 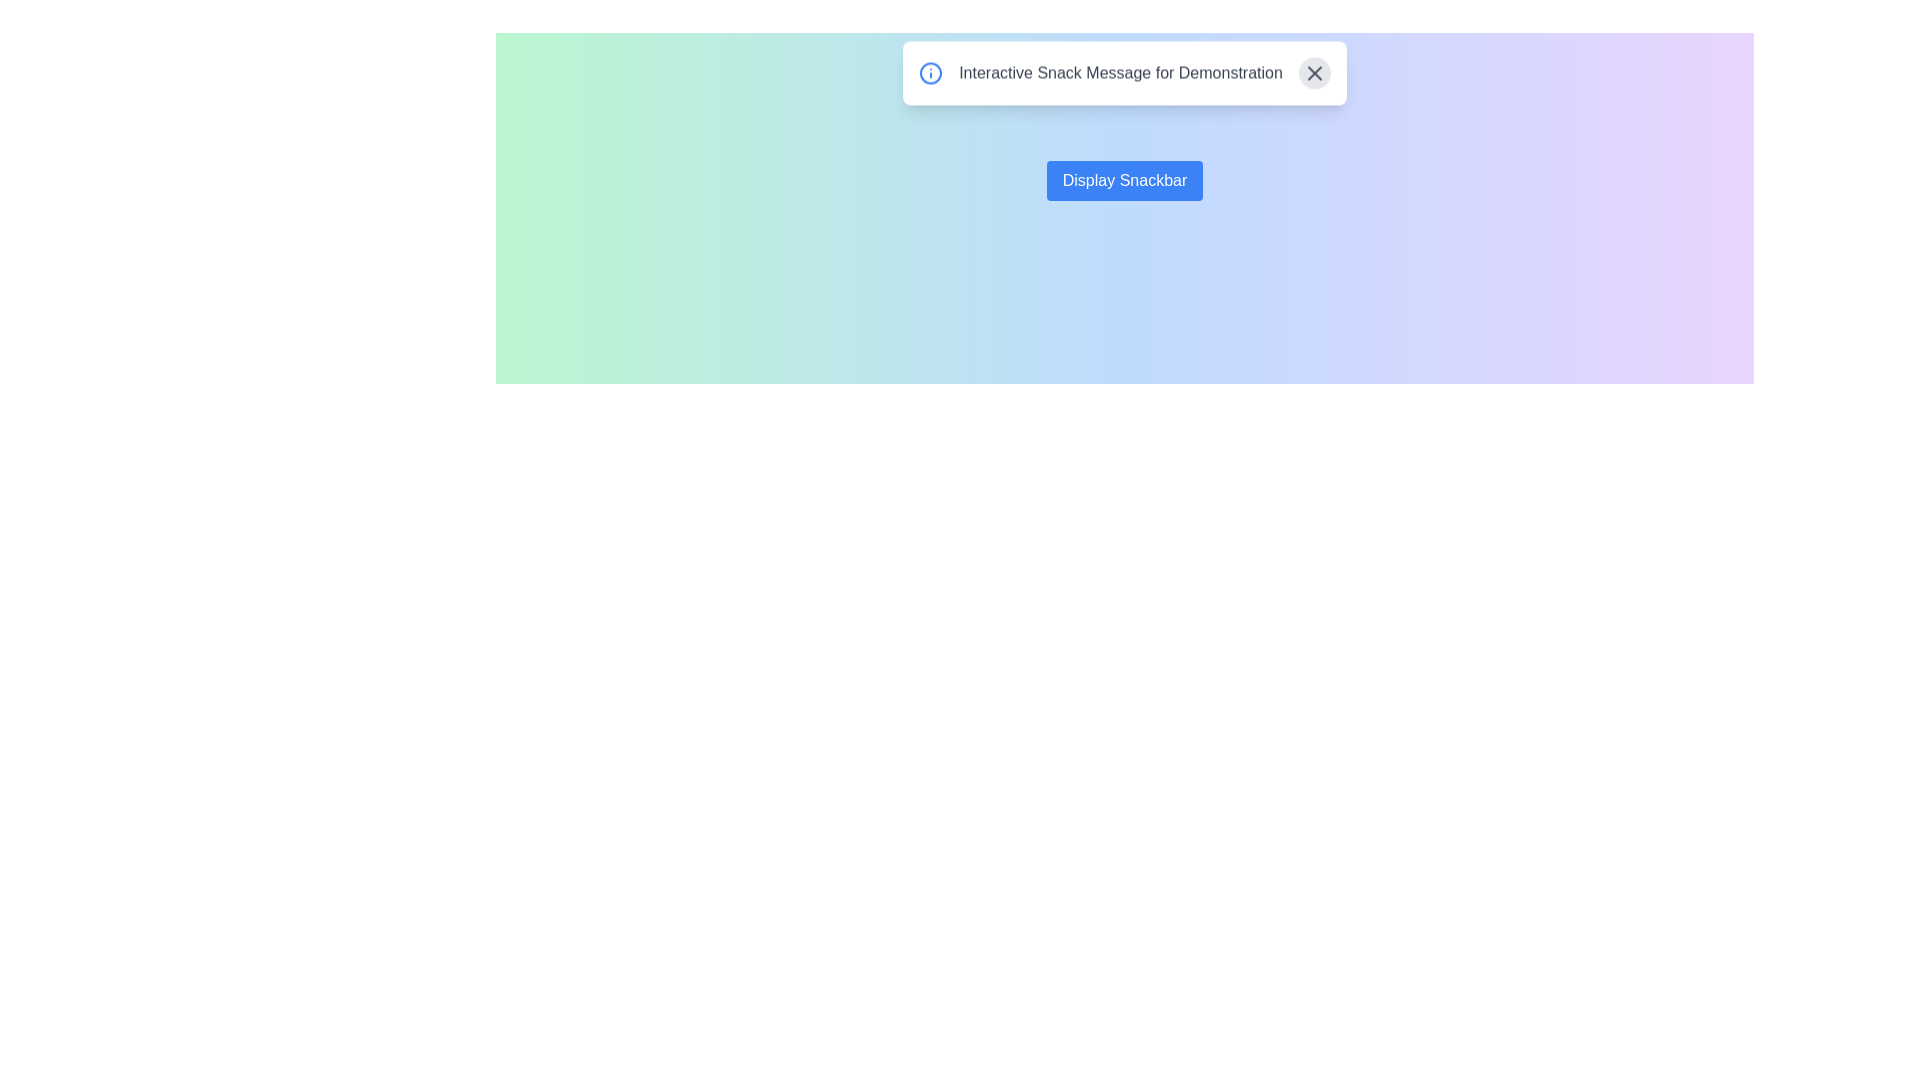 What do you see at coordinates (1314, 80) in the screenshot?
I see `the Close button located in the top right corner of the snackbar notification` at bounding box center [1314, 80].